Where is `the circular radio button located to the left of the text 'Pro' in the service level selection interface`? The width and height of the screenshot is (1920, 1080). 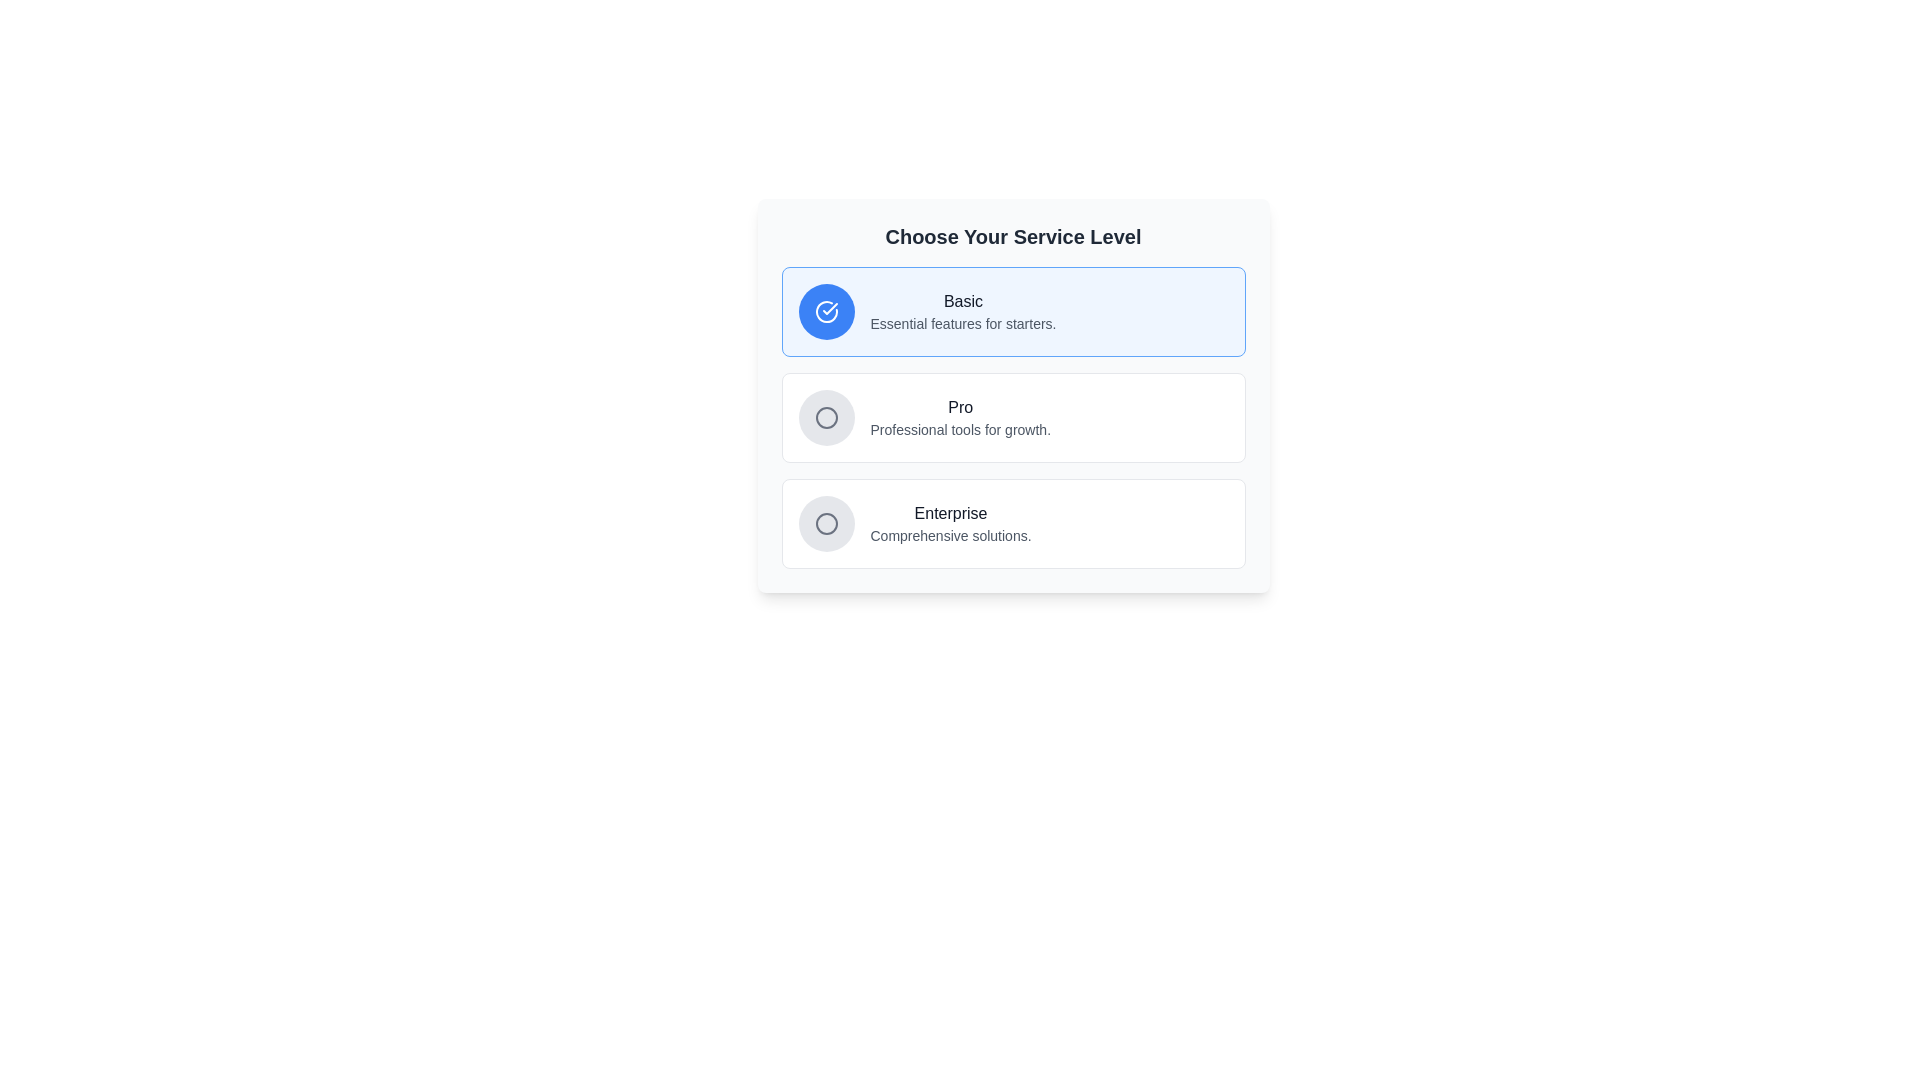
the circular radio button located to the left of the text 'Pro' in the service level selection interface is located at coordinates (826, 416).